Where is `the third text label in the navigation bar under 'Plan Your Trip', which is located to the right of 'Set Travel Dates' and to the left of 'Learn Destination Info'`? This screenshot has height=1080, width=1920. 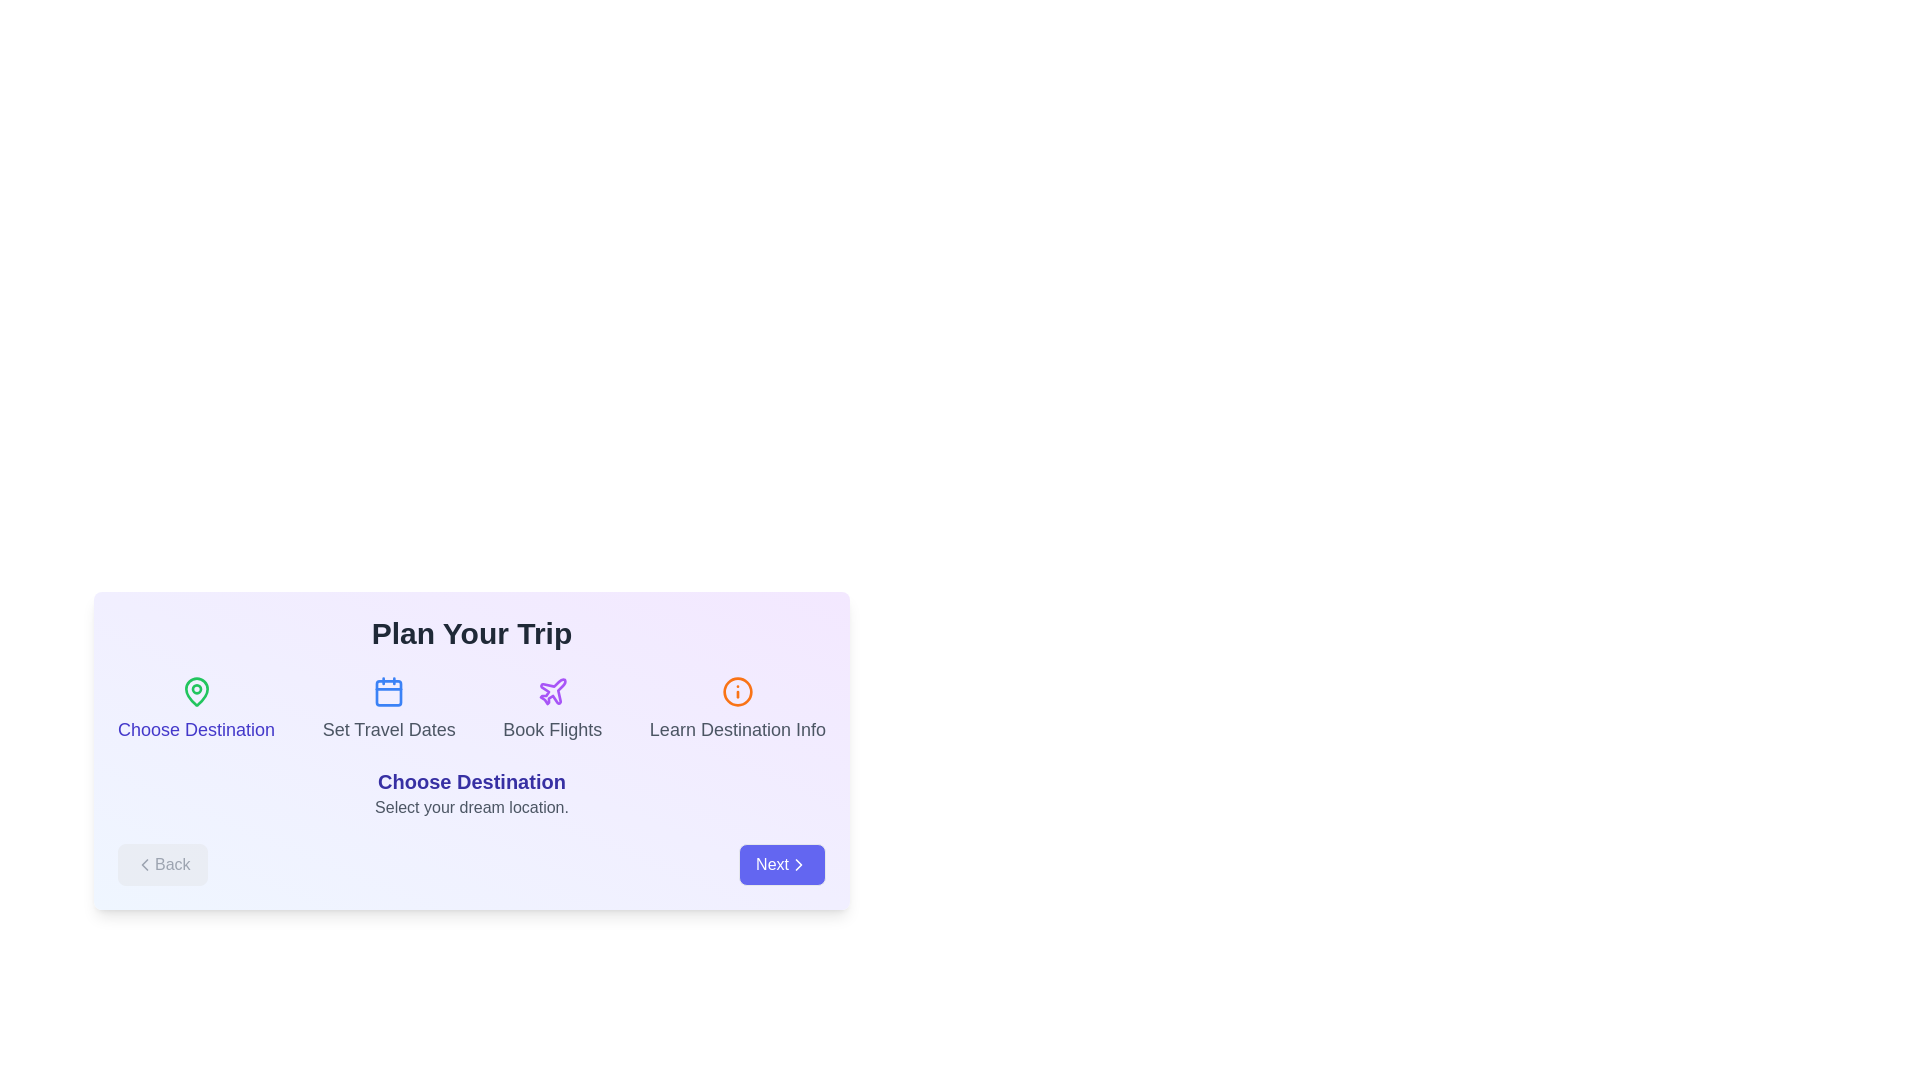
the third text label in the navigation bar under 'Plan Your Trip', which is located to the right of 'Set Travel Dates' and to the left of 'Learn Destination Info' is located at coordinates (552, 729).